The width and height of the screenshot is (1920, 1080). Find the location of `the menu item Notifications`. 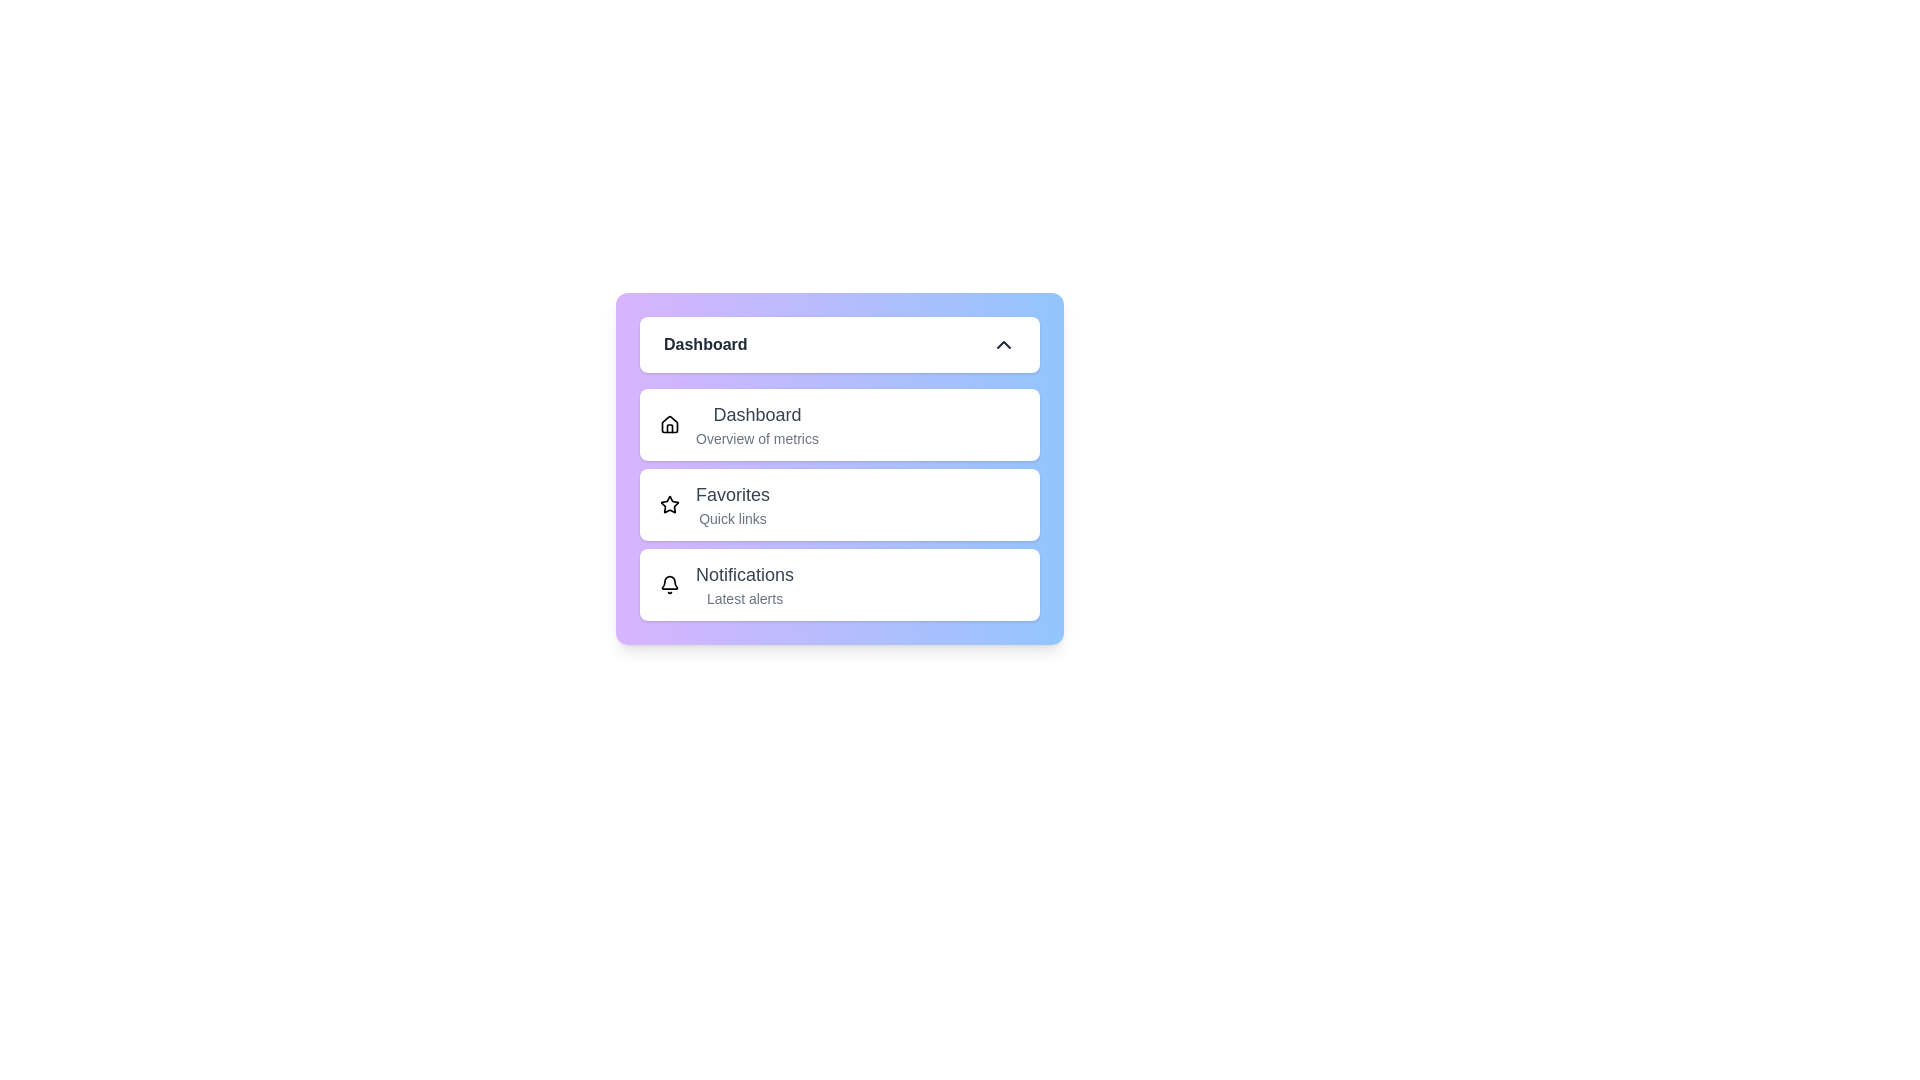

the menu item Notifications is located at coordinates (840, 585).